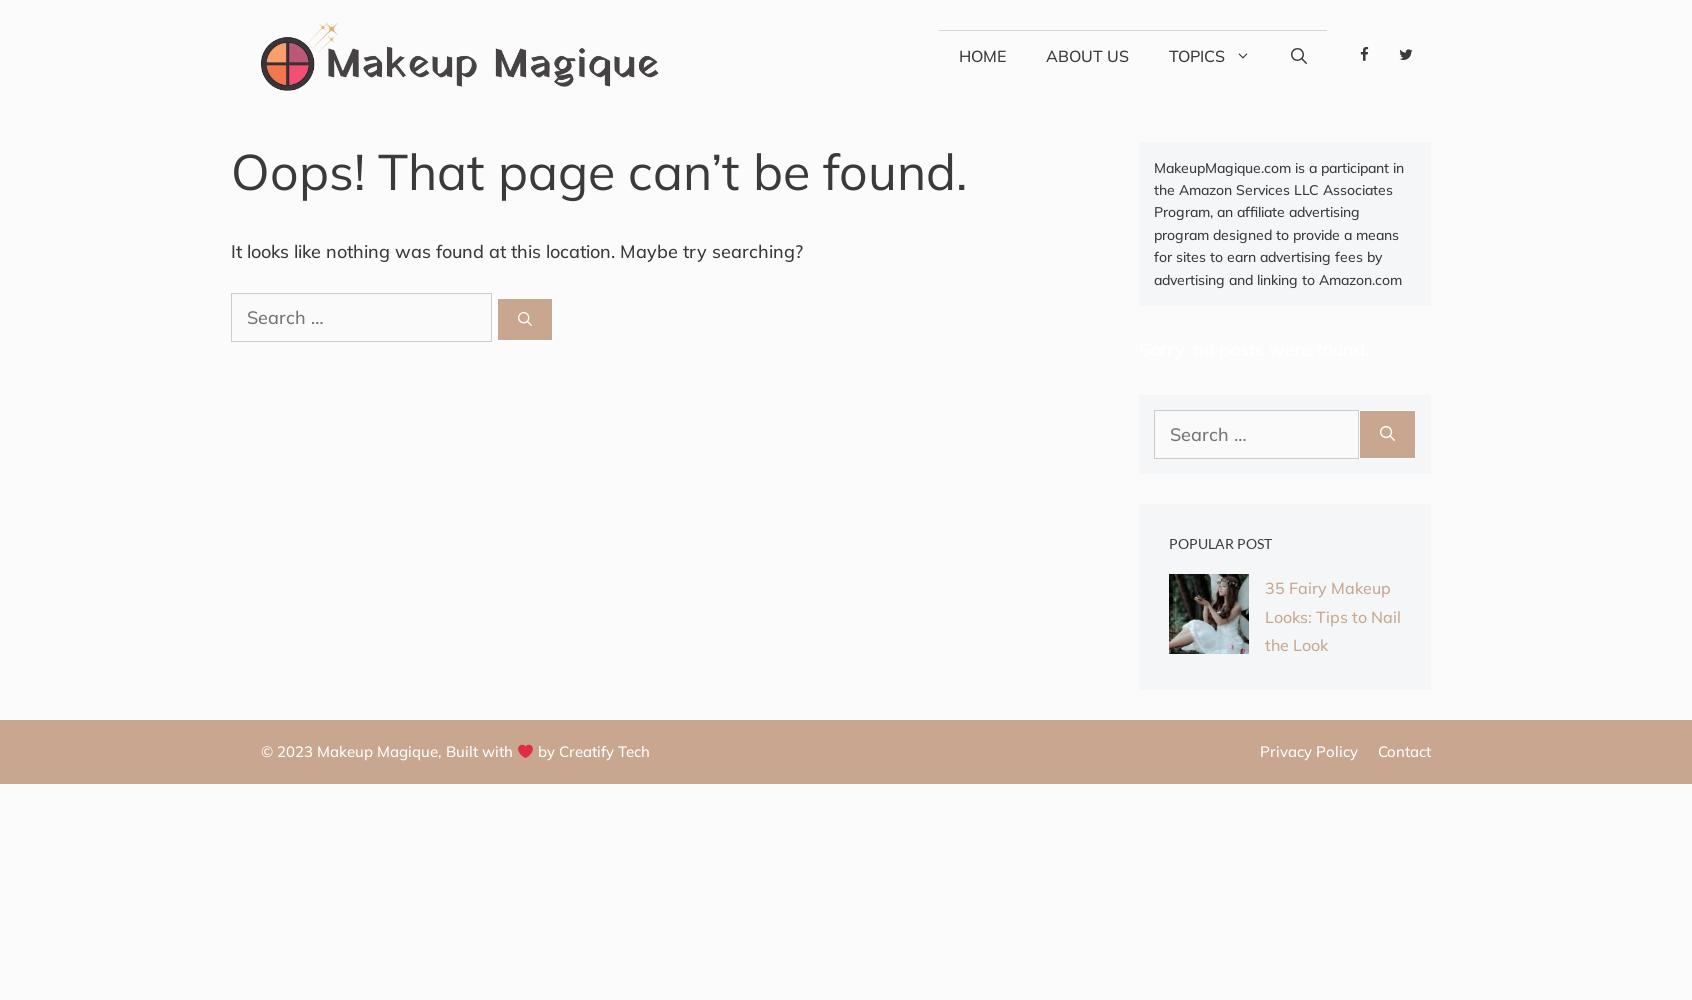 This screenshot has width=1692, height=1000. I want to click on 'Privacy Policy', so click(1307, 751).